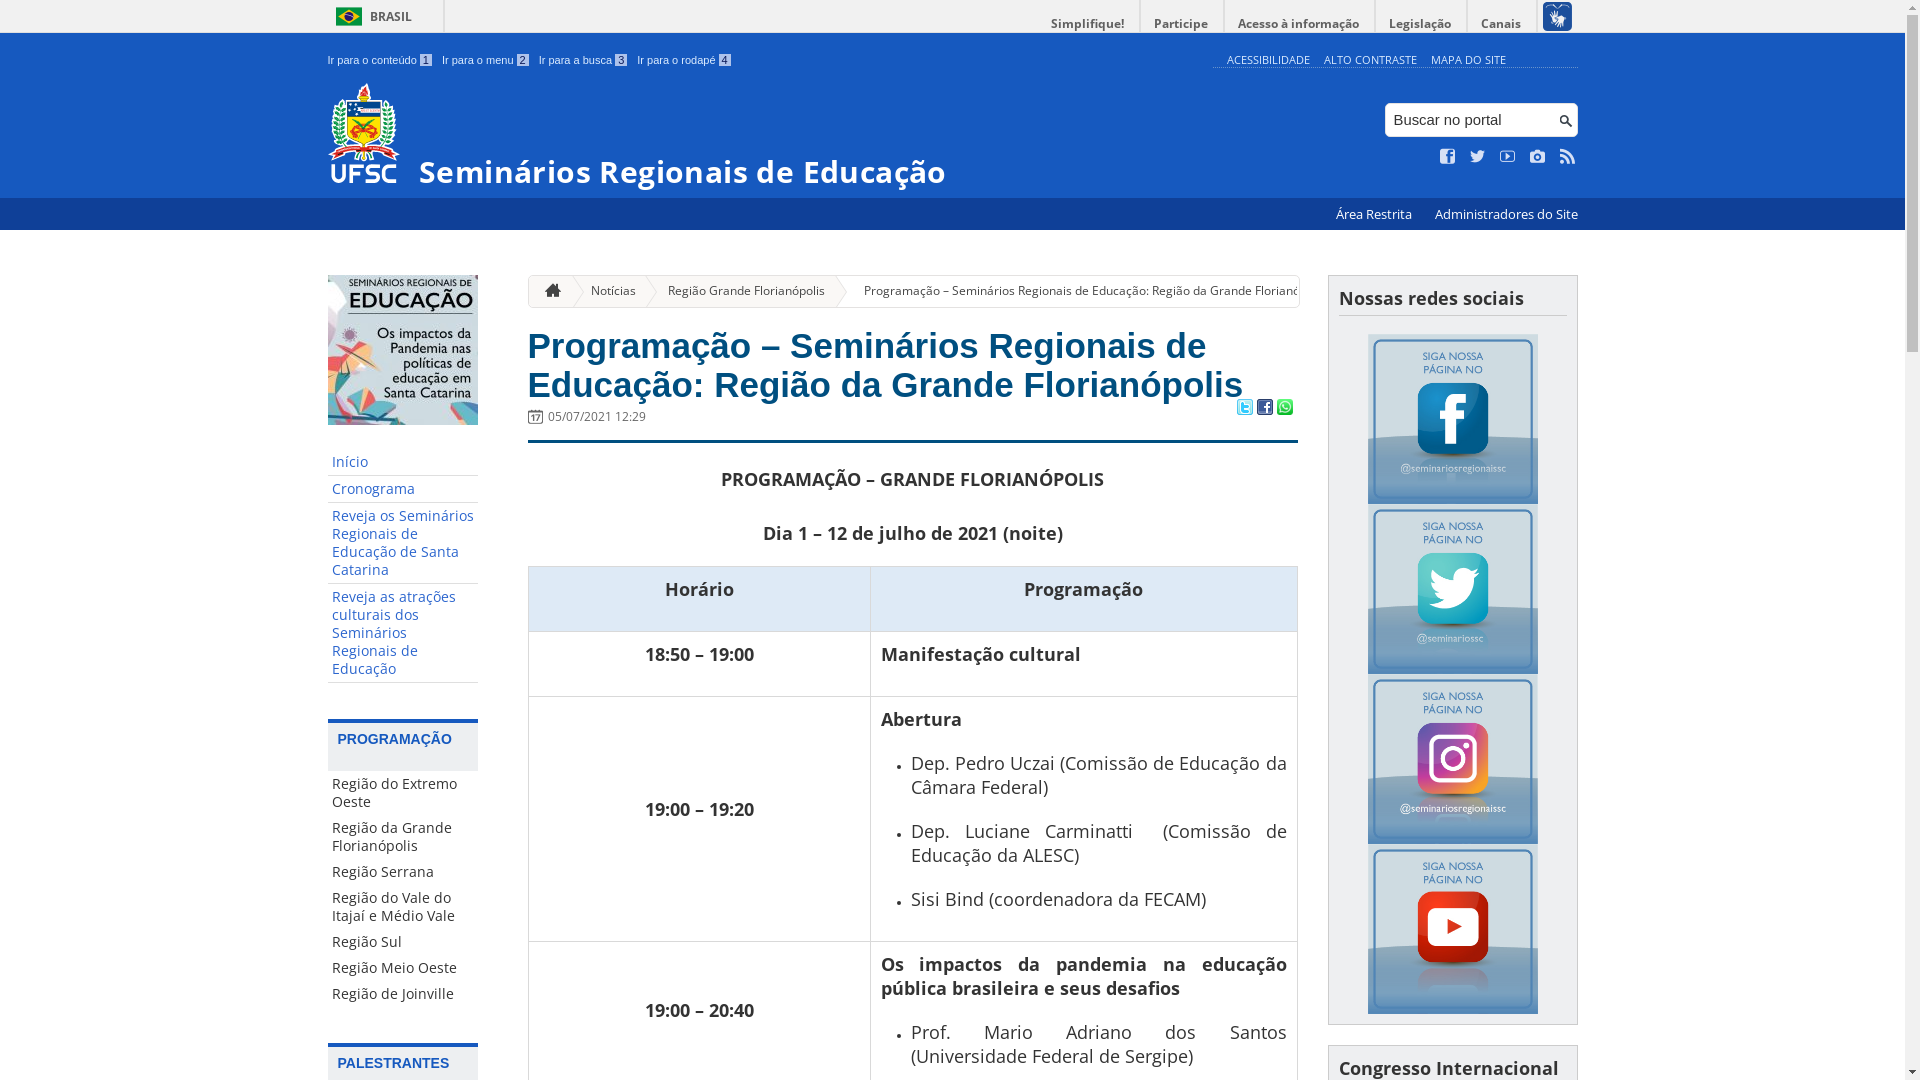 This screenshot has height=1080, width=1920. I want to click on 'Curta no Facebook', so click(1448, 156).